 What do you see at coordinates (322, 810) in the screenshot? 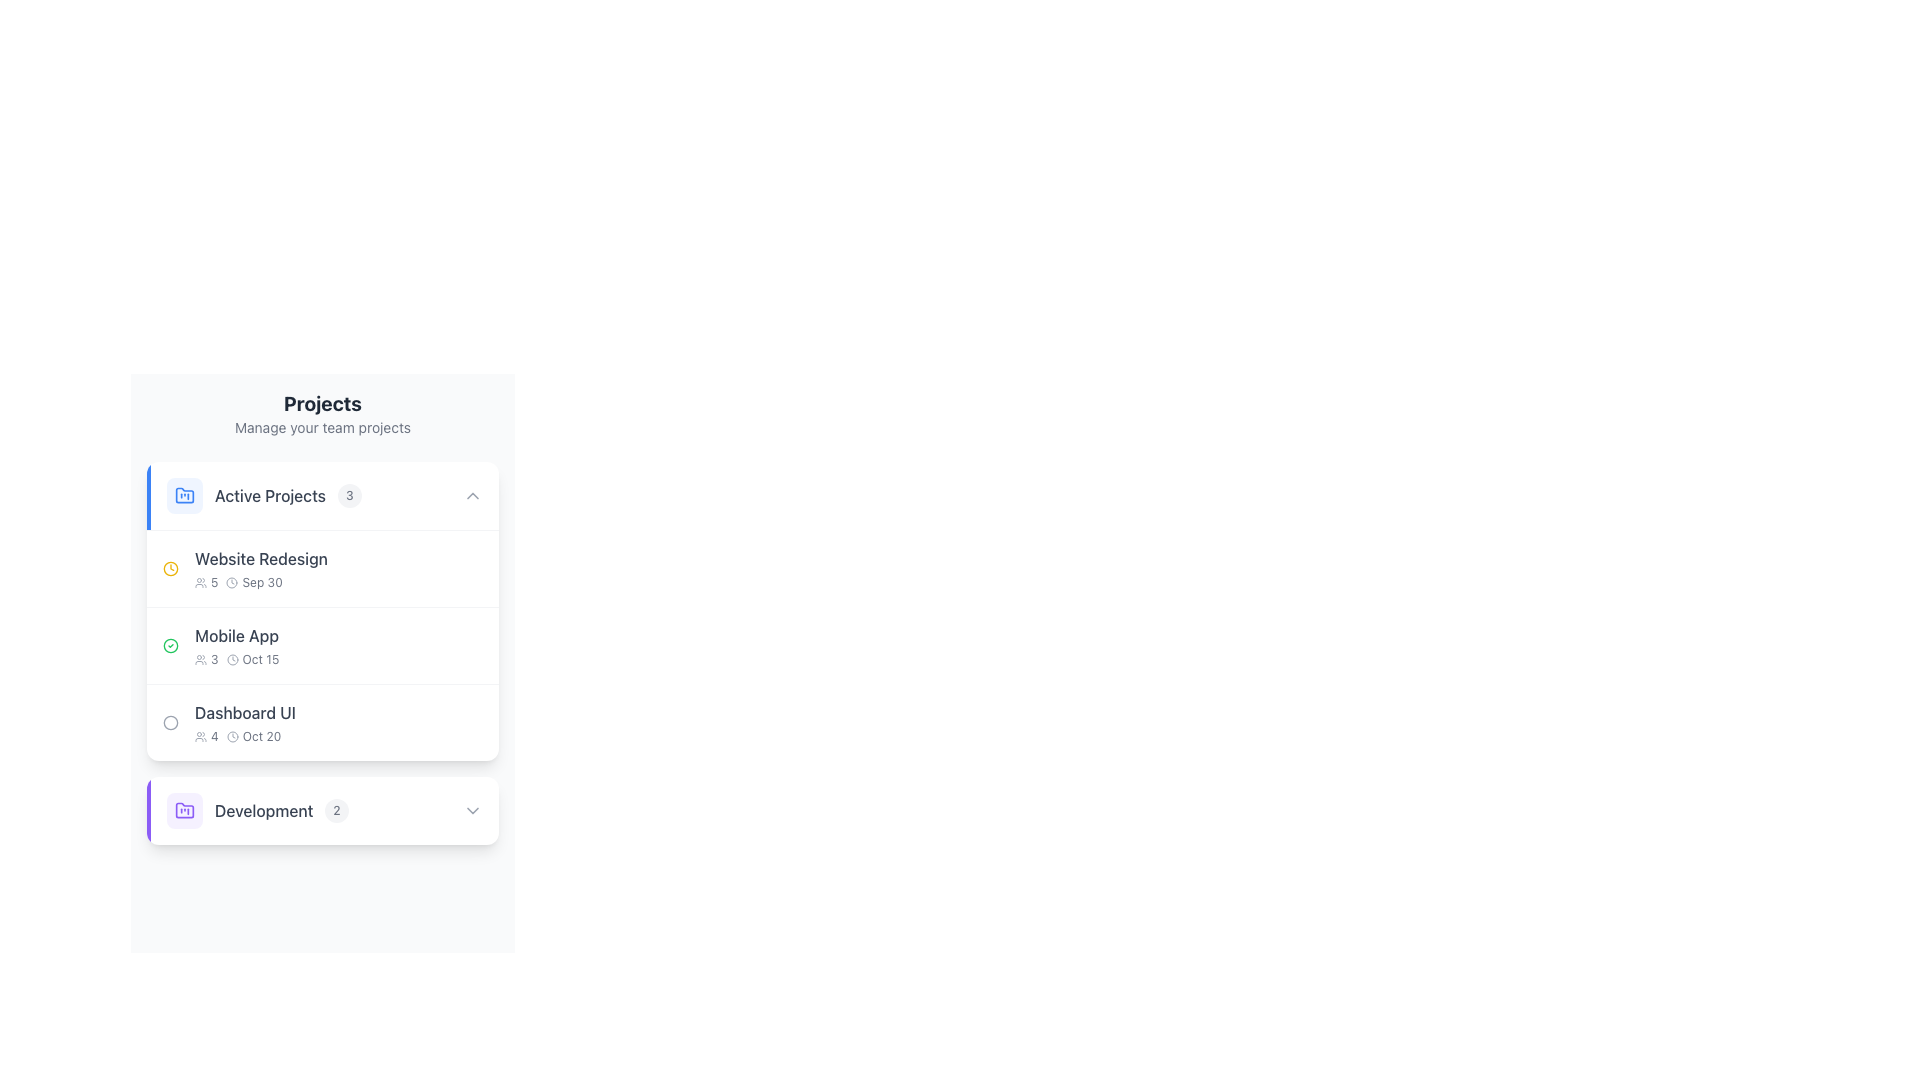
I see `the 'Development' list item card, which has a purple edge and contains a numeric badge` at bounding box center [322, 810].